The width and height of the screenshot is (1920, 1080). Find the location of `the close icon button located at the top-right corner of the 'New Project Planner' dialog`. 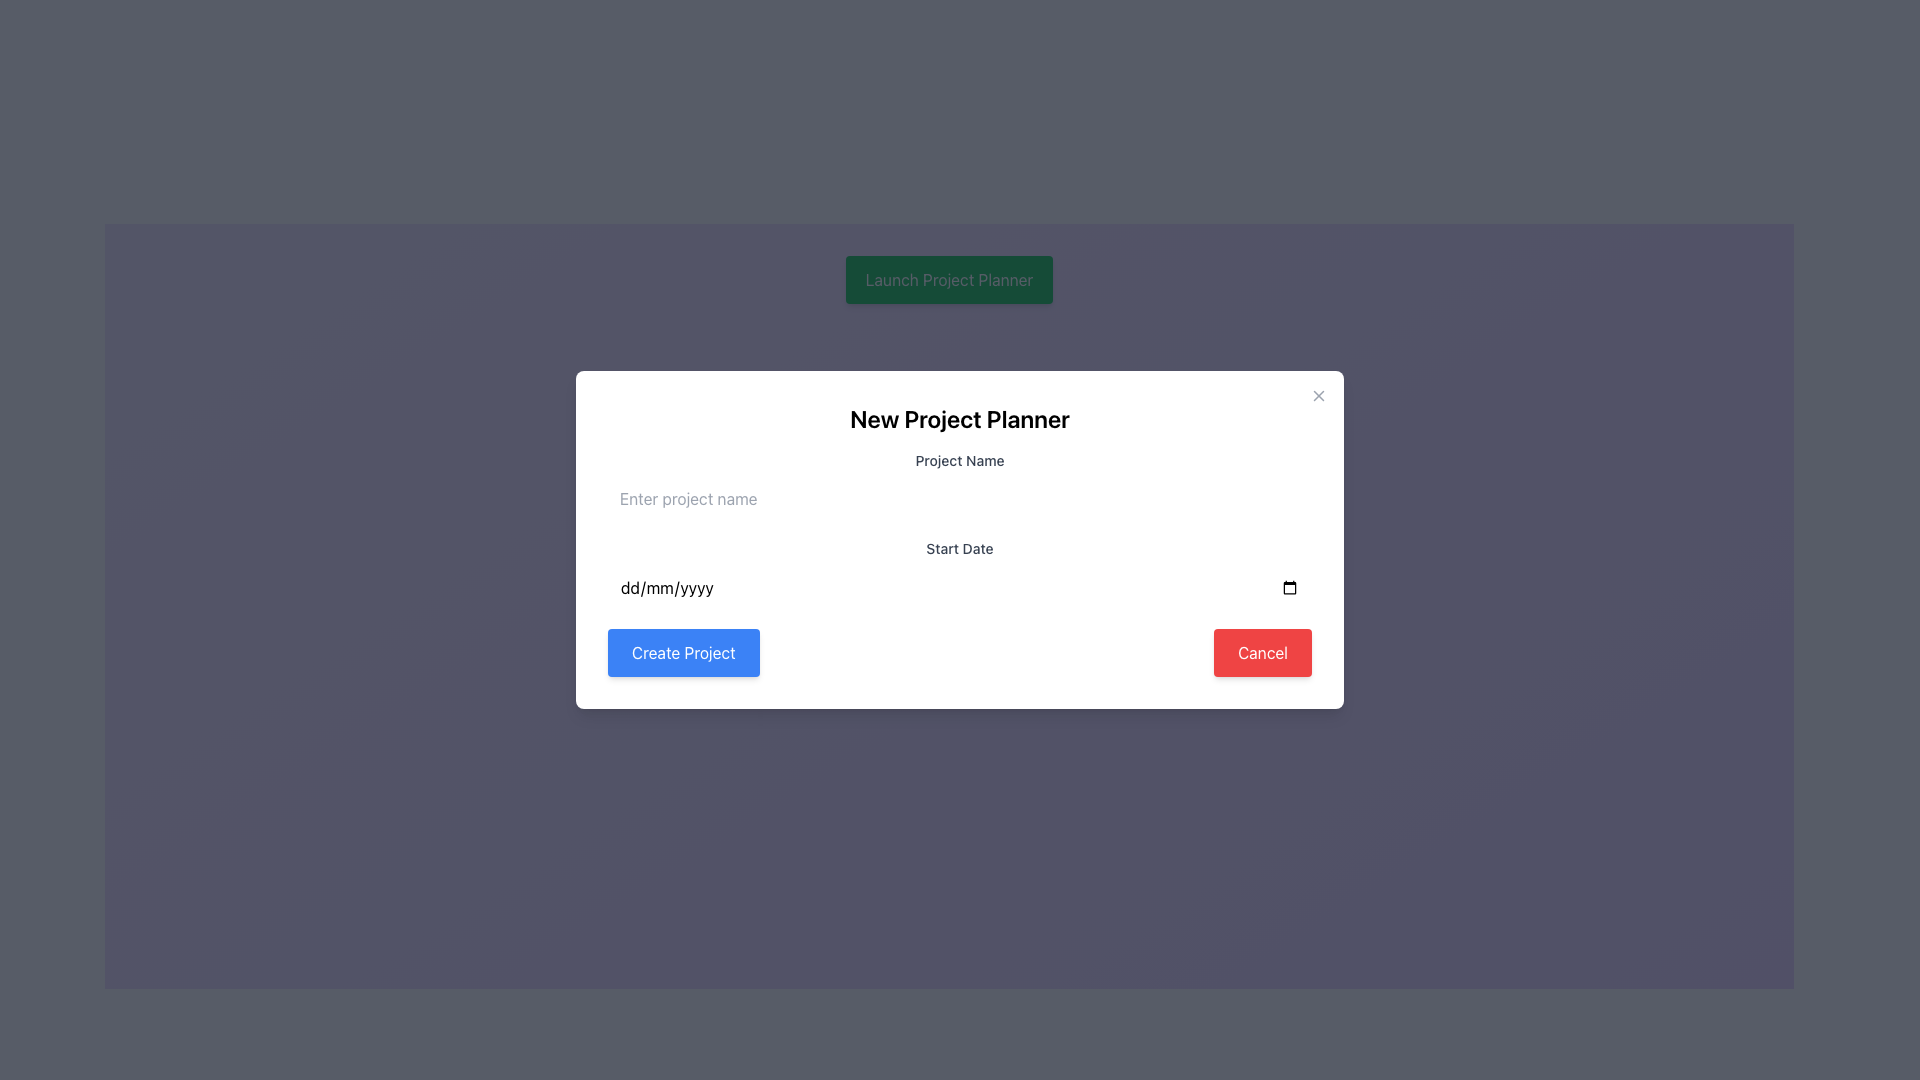

the close icon button located at the top-right corner of the 'New Project Planner' dialog is located at coordinates (1319, 396).